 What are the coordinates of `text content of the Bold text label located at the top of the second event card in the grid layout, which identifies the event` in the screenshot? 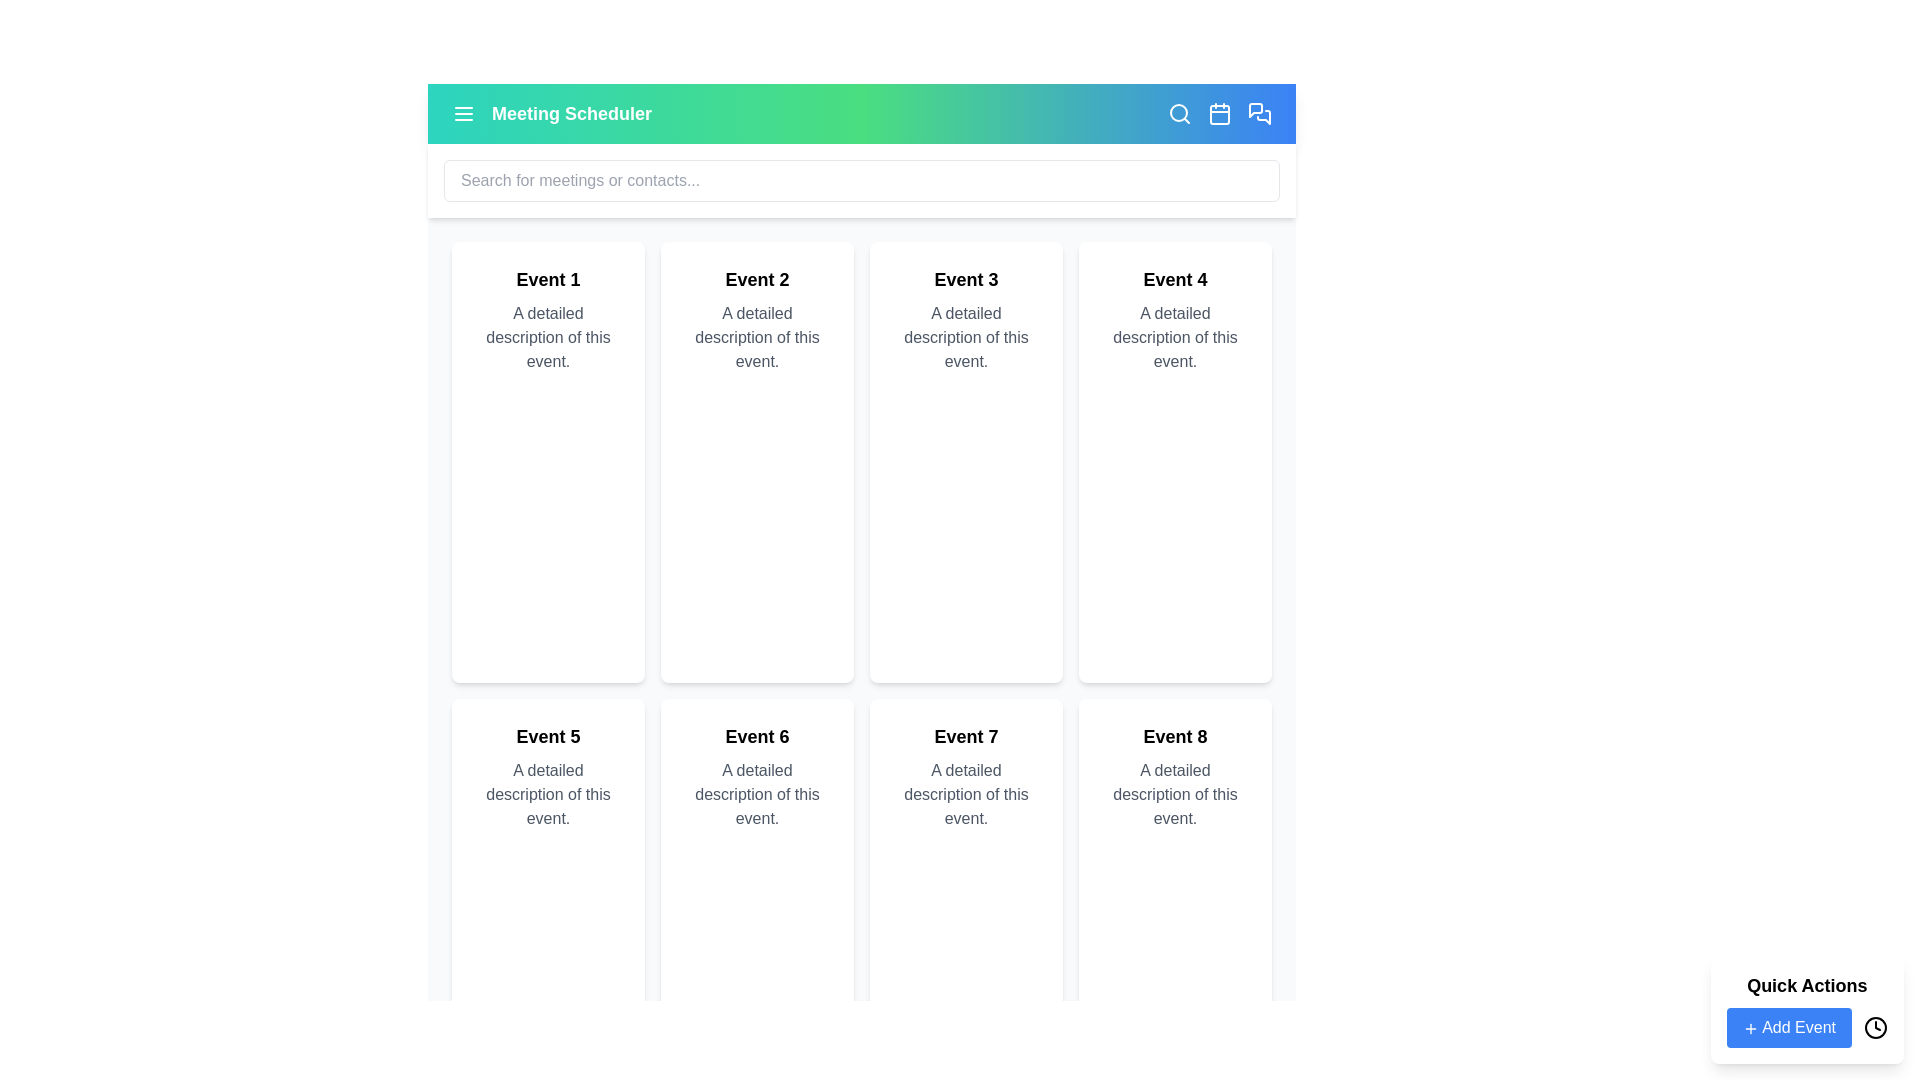 It's located at (756, 280).